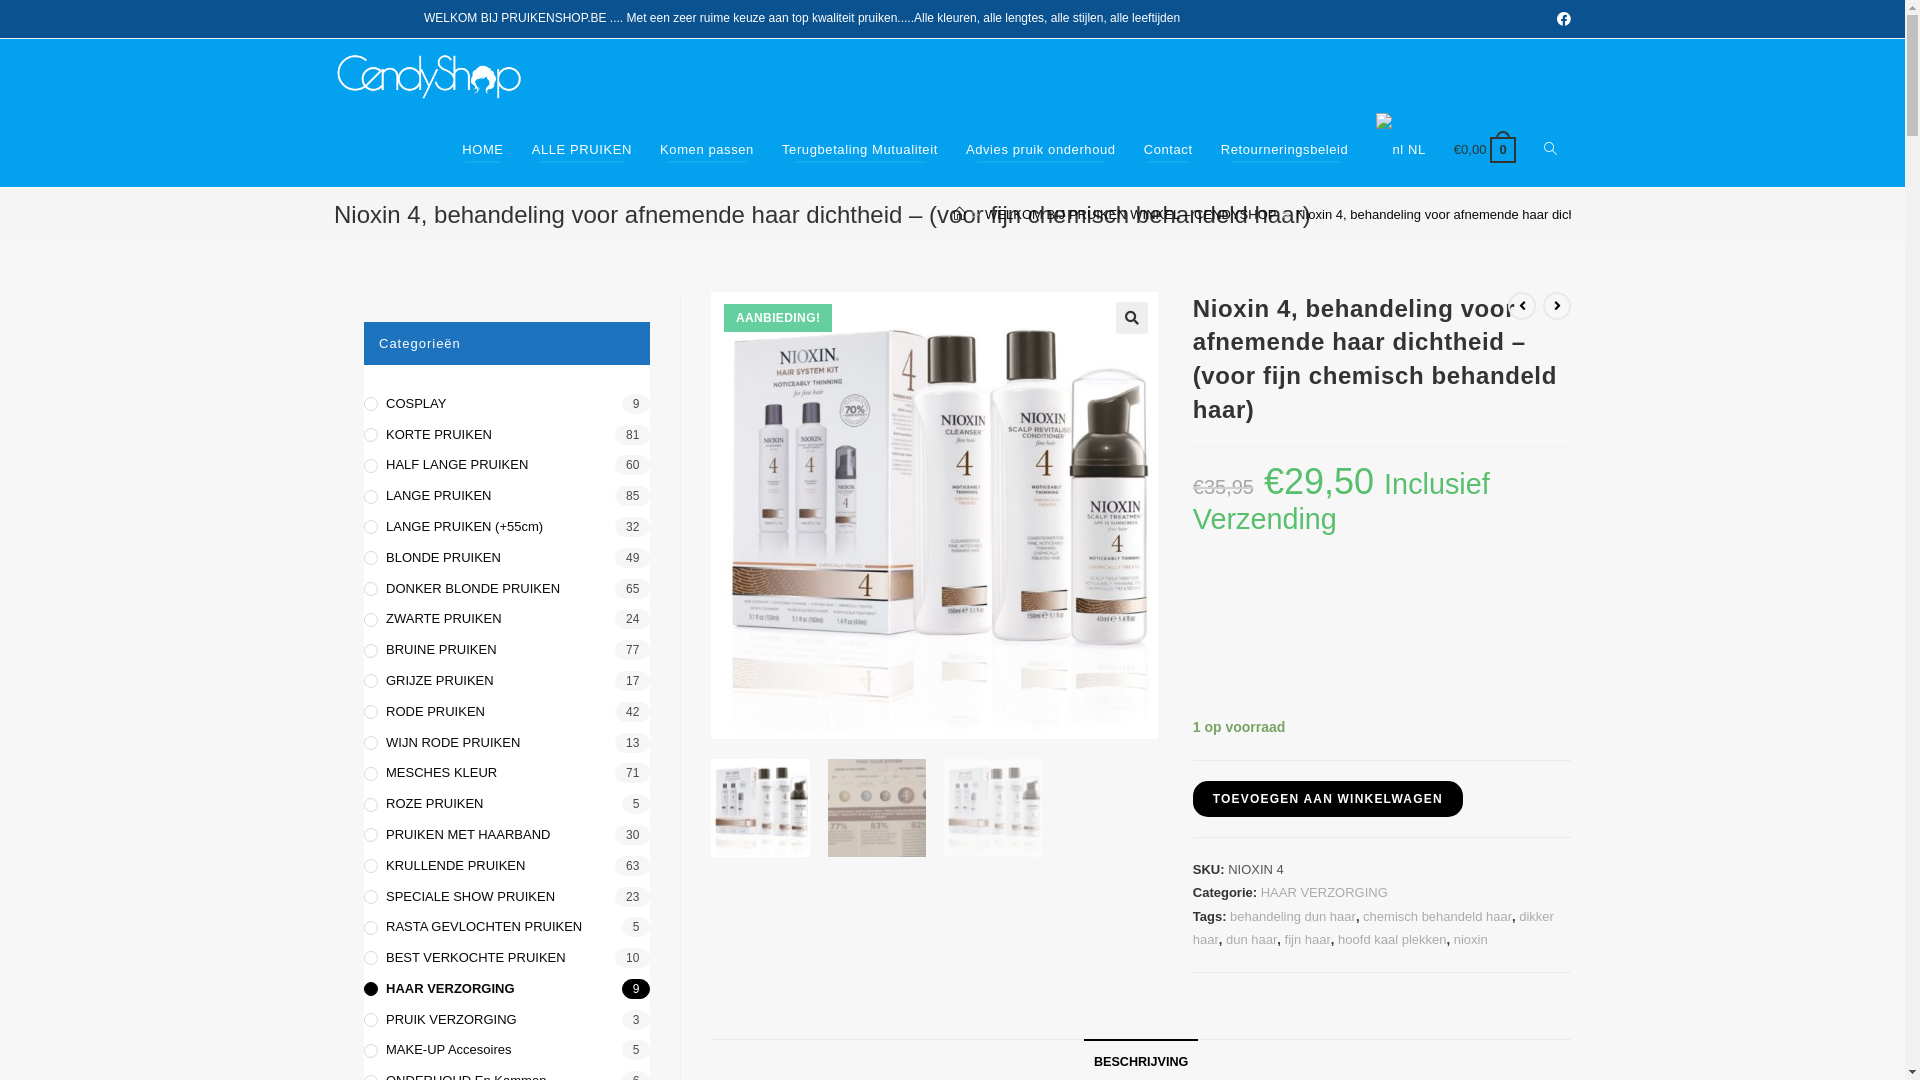  I want to click on 'KRULLENDE PRUIKEN', so click(364, 865).